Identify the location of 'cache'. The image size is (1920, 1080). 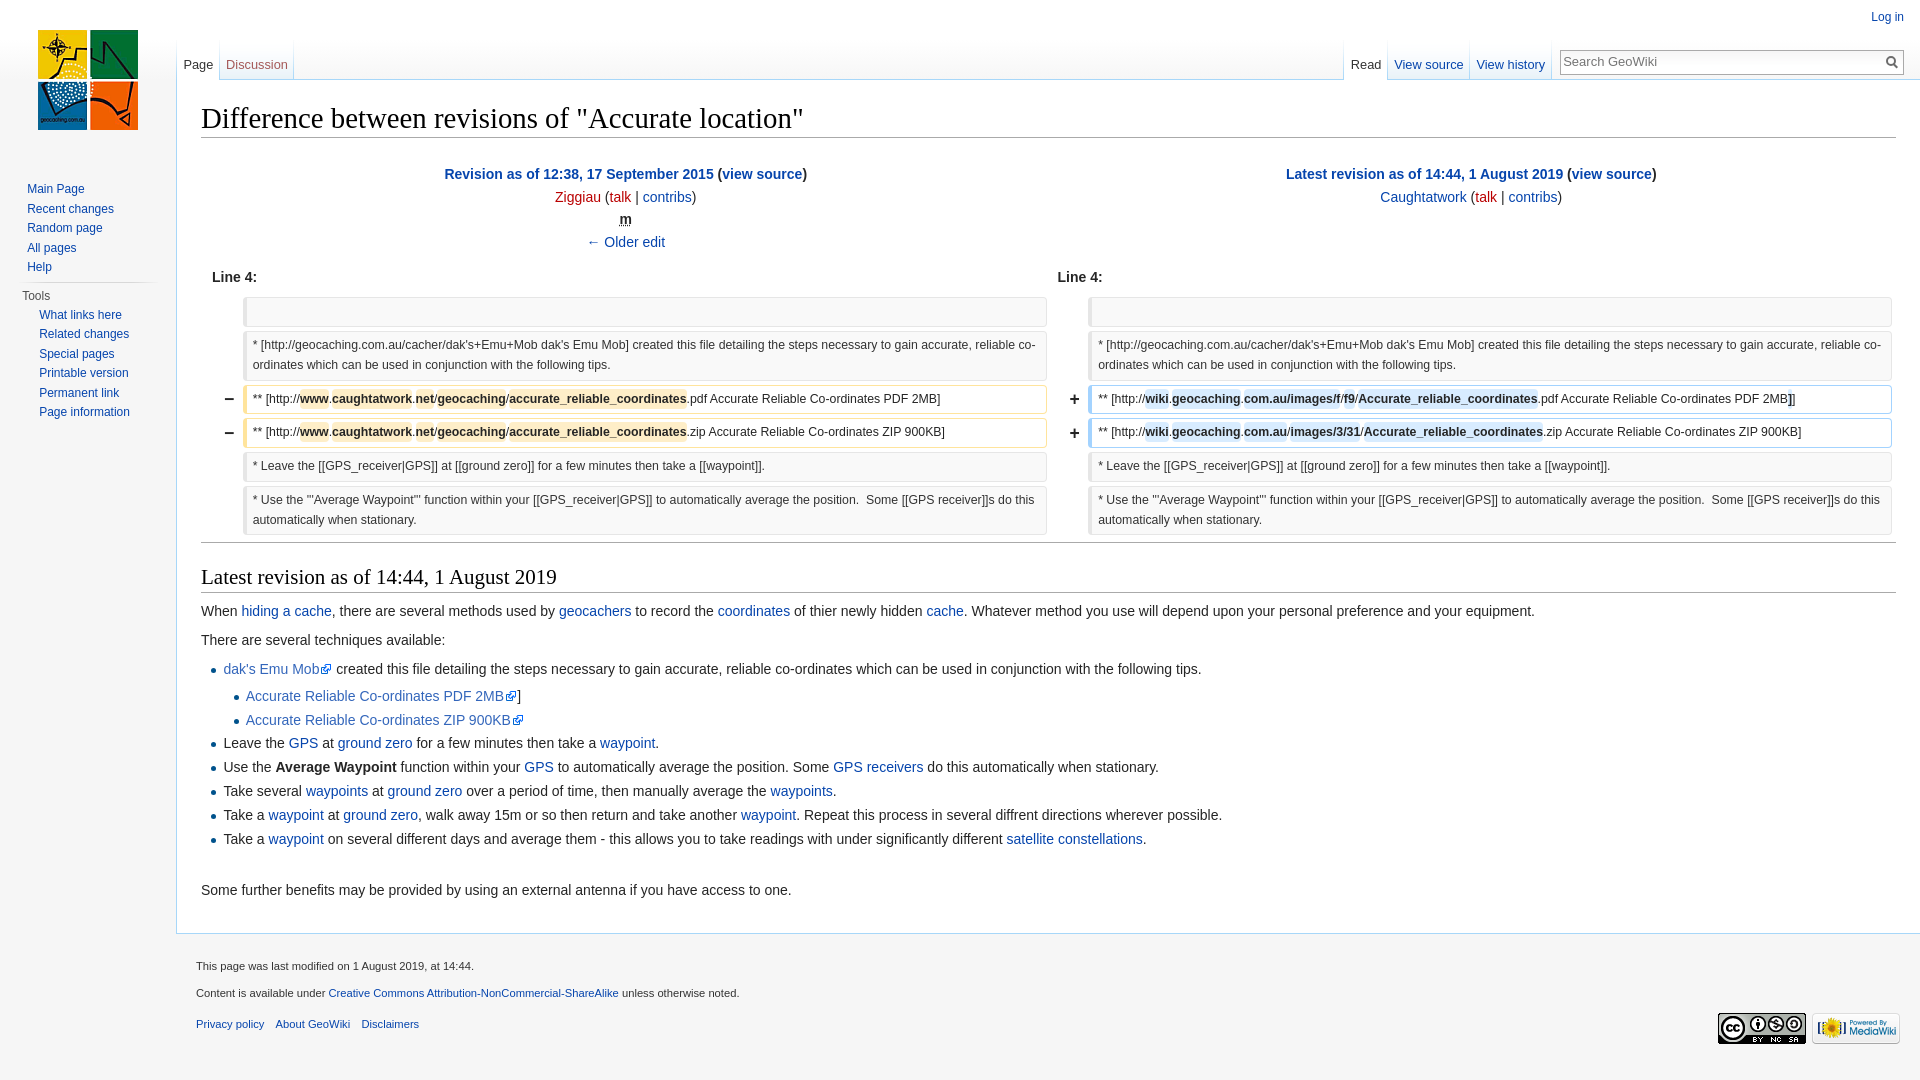
(925, 609).